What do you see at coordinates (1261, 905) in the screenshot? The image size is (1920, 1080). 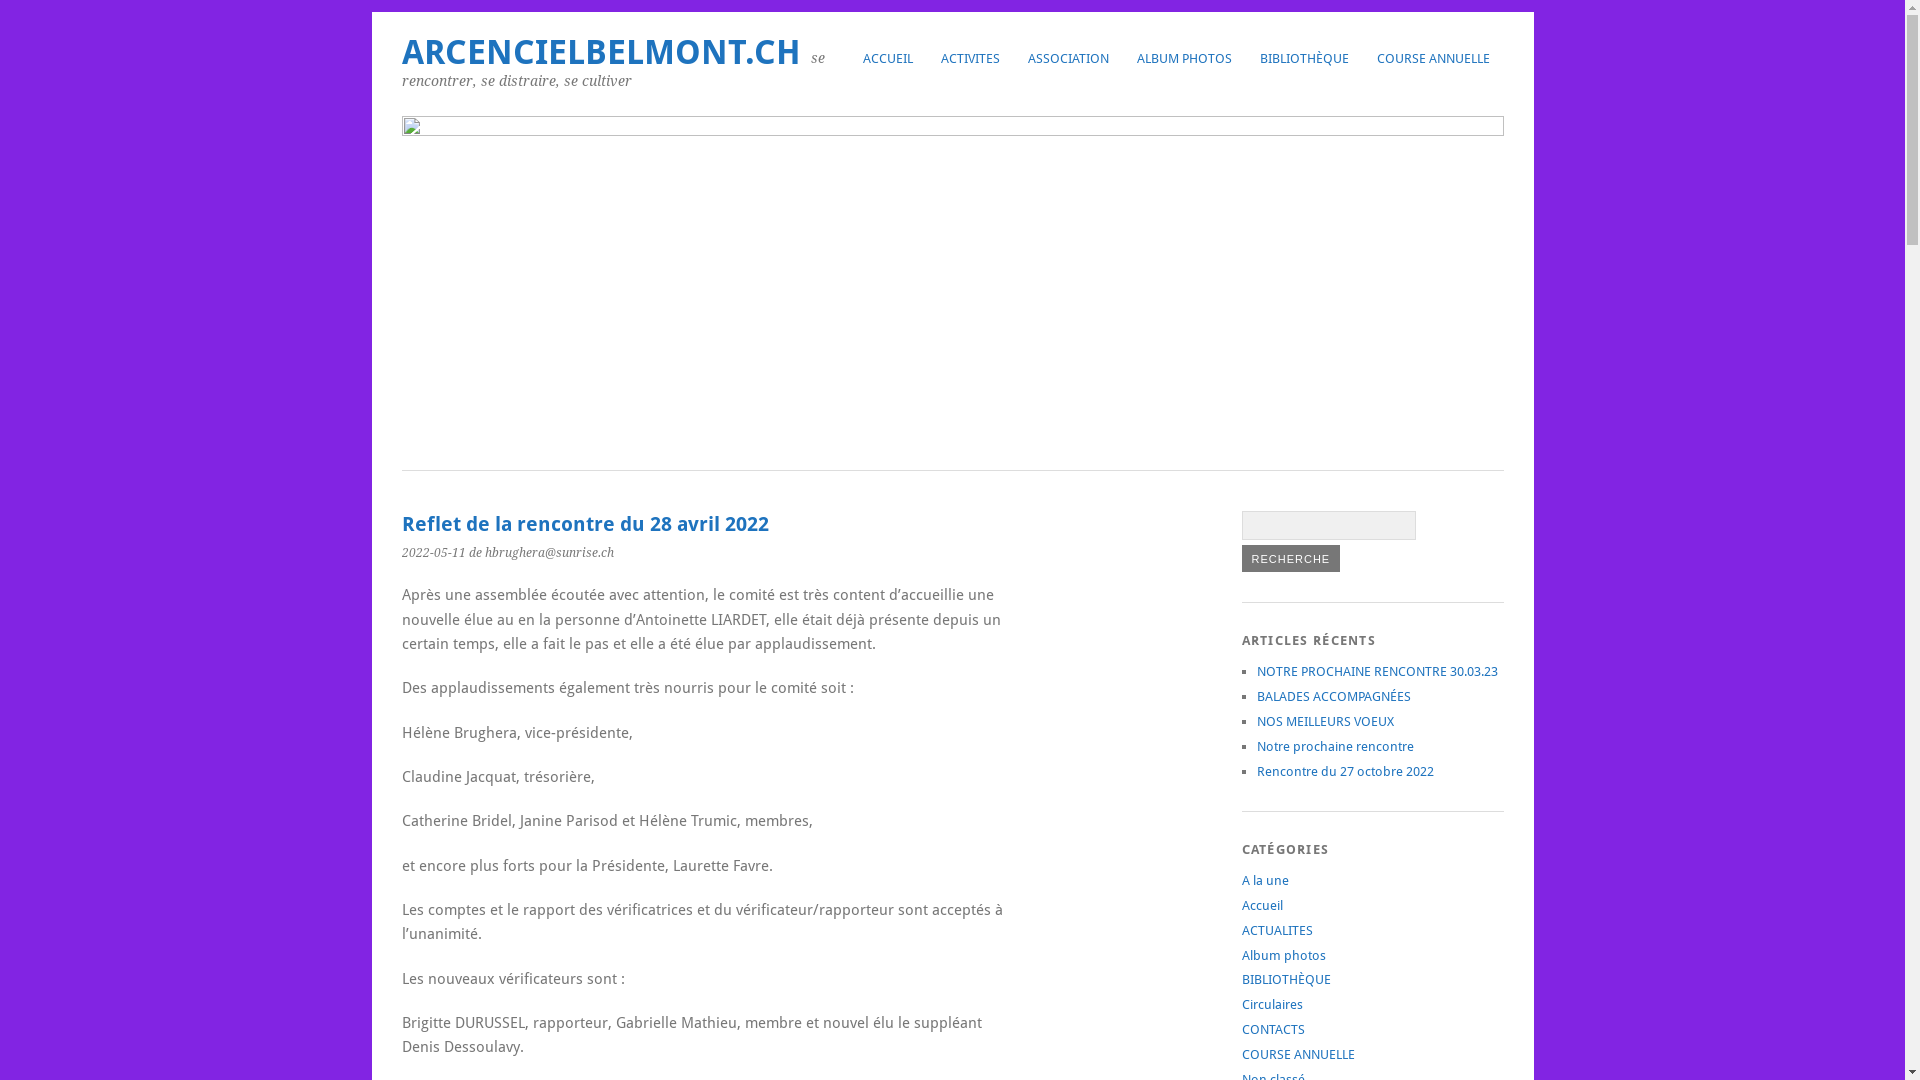 I see `'Accueil'` at bounding box center [1261, 905].